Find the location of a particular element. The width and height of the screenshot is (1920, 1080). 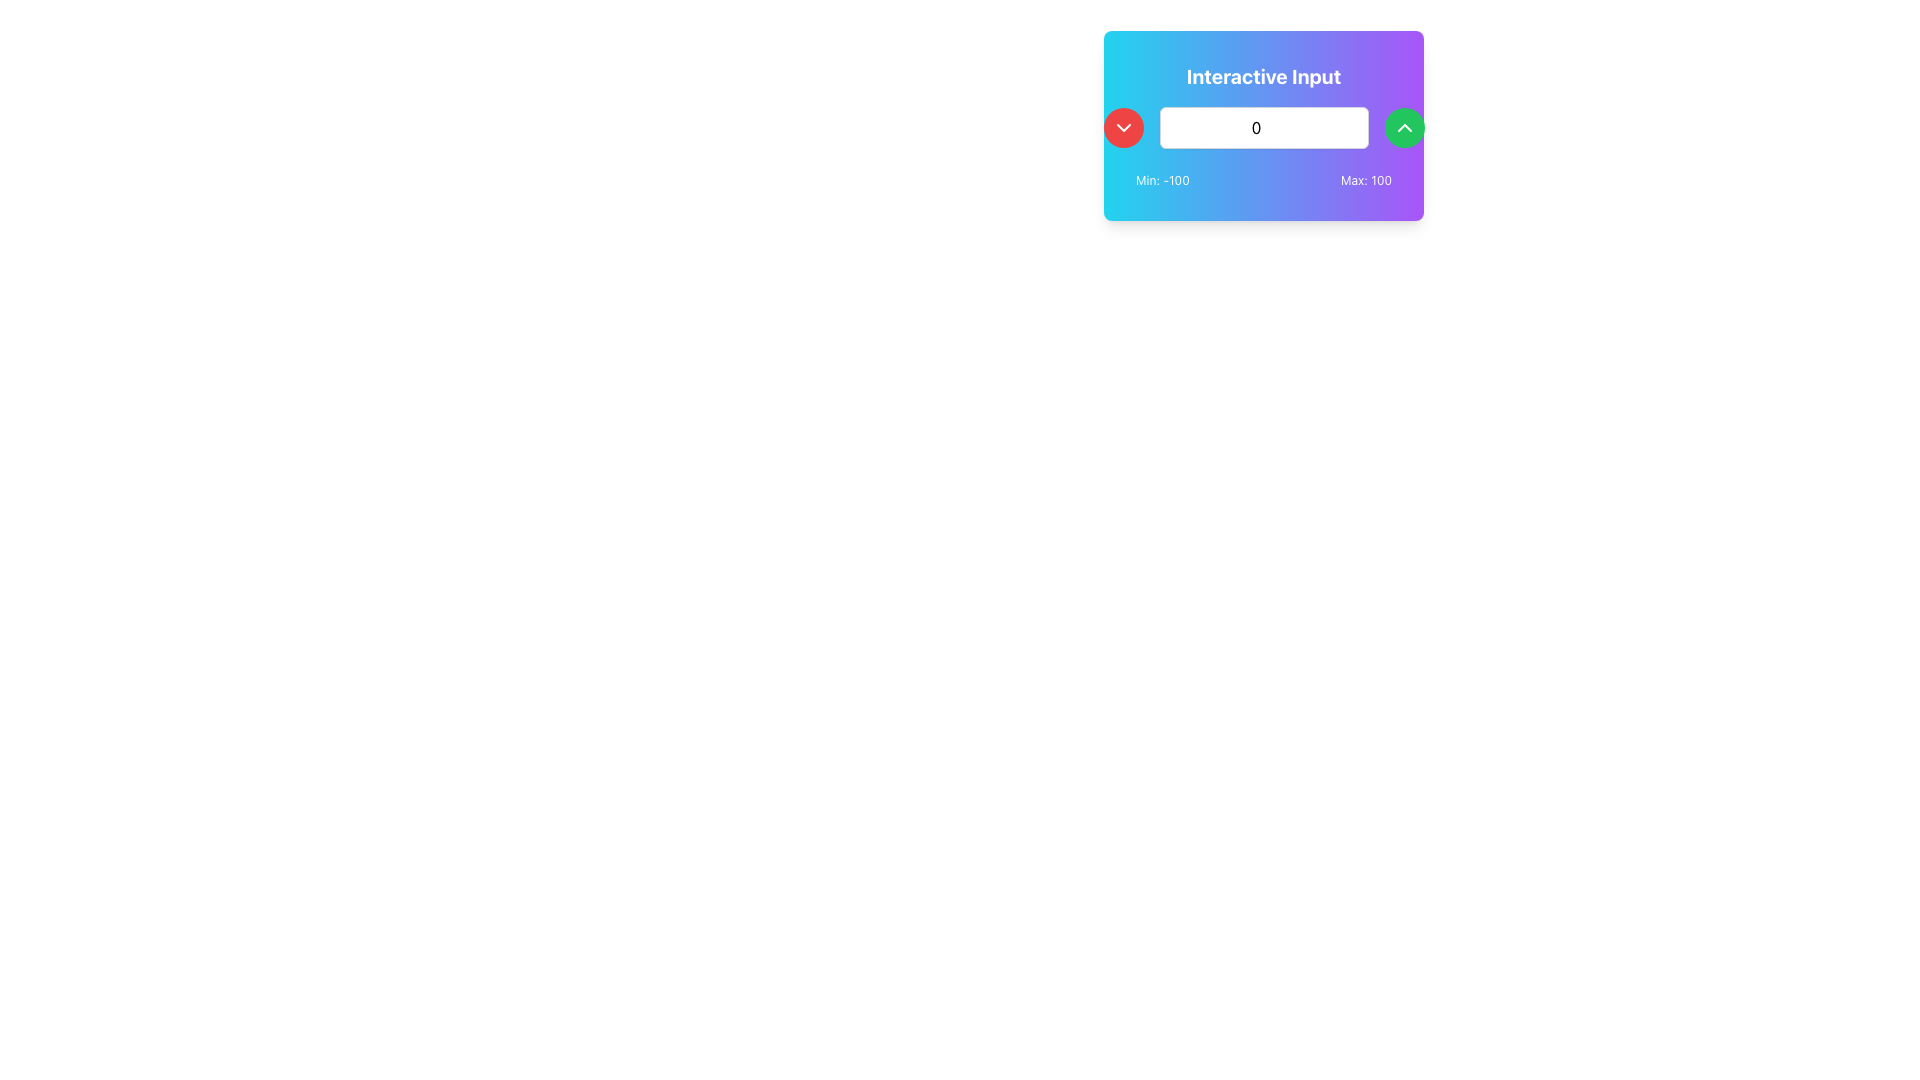

the interactive number input field located in the 'Interactive Input' group, which is horizontally centered and flanked by red and green buttons is located at coordinates (1262, 127).